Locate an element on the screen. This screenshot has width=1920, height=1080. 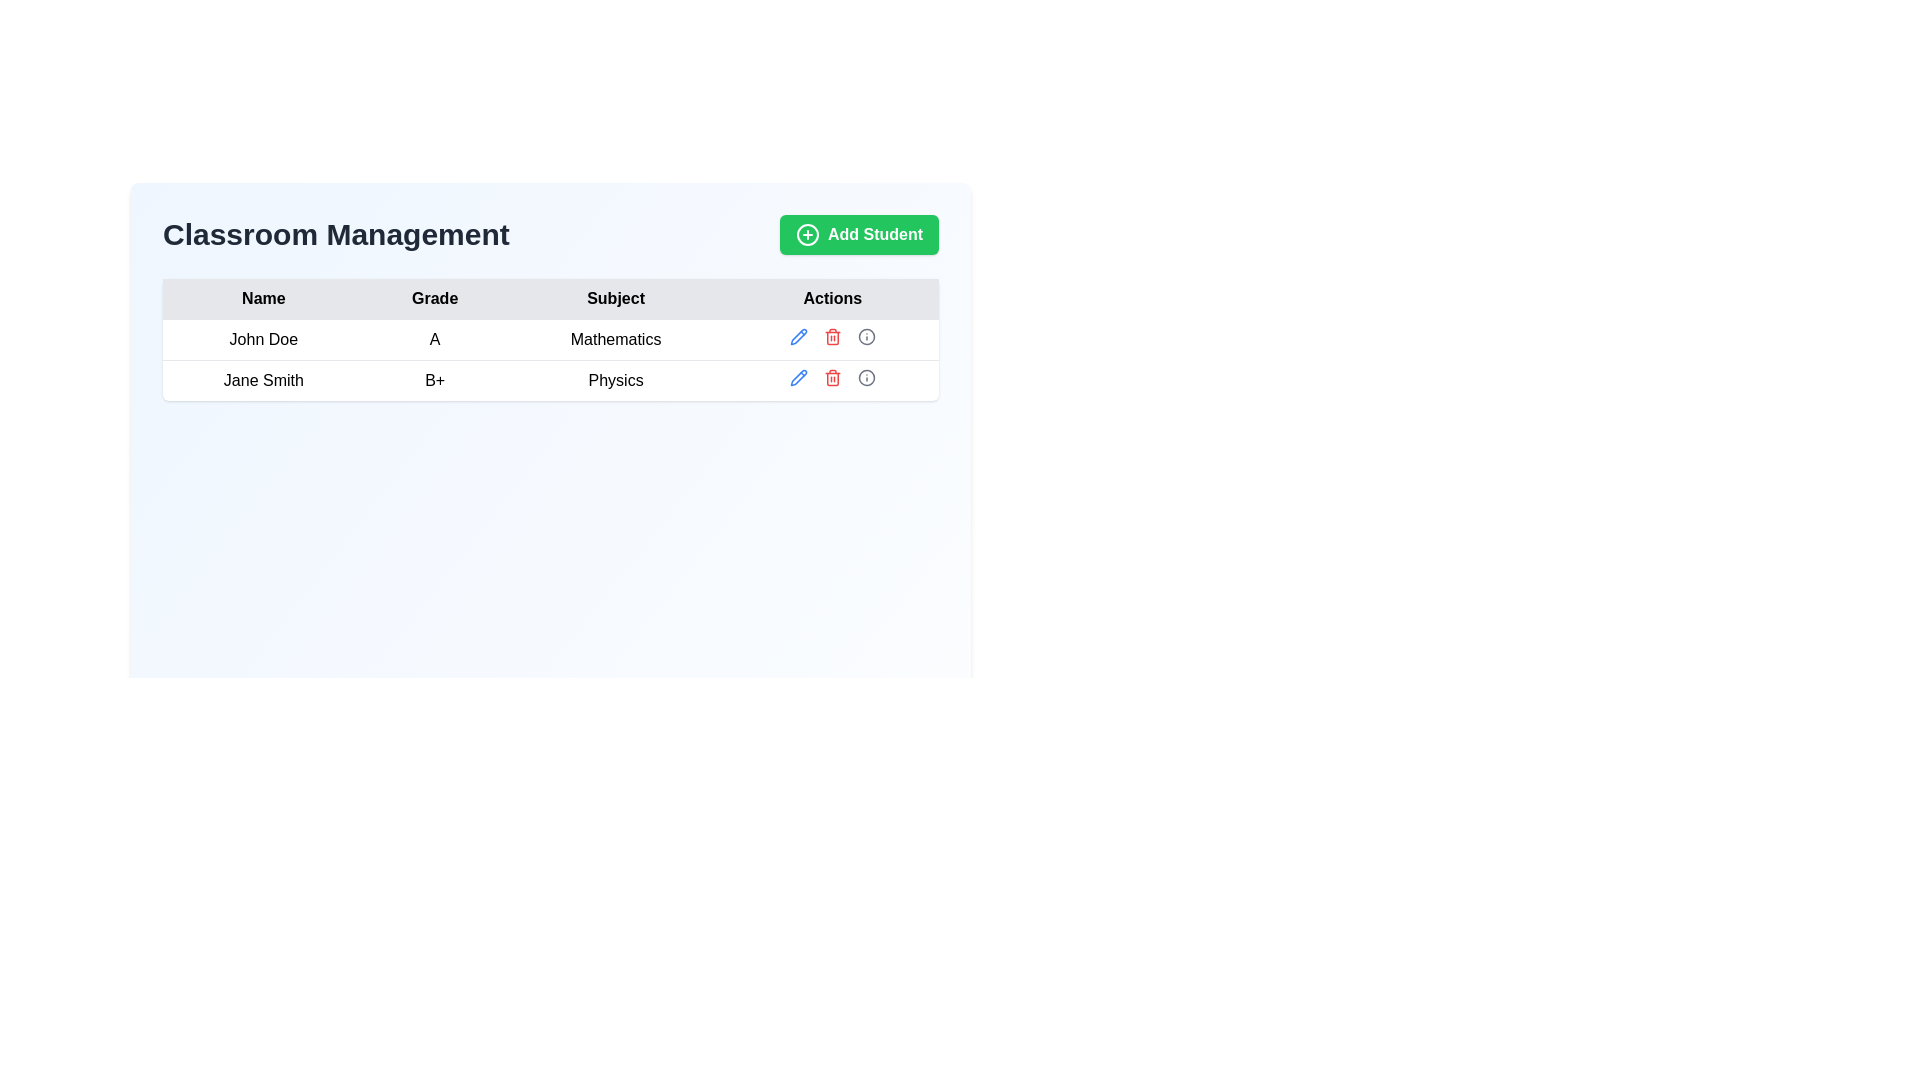
the information button located is located at coordinates (866, 335).